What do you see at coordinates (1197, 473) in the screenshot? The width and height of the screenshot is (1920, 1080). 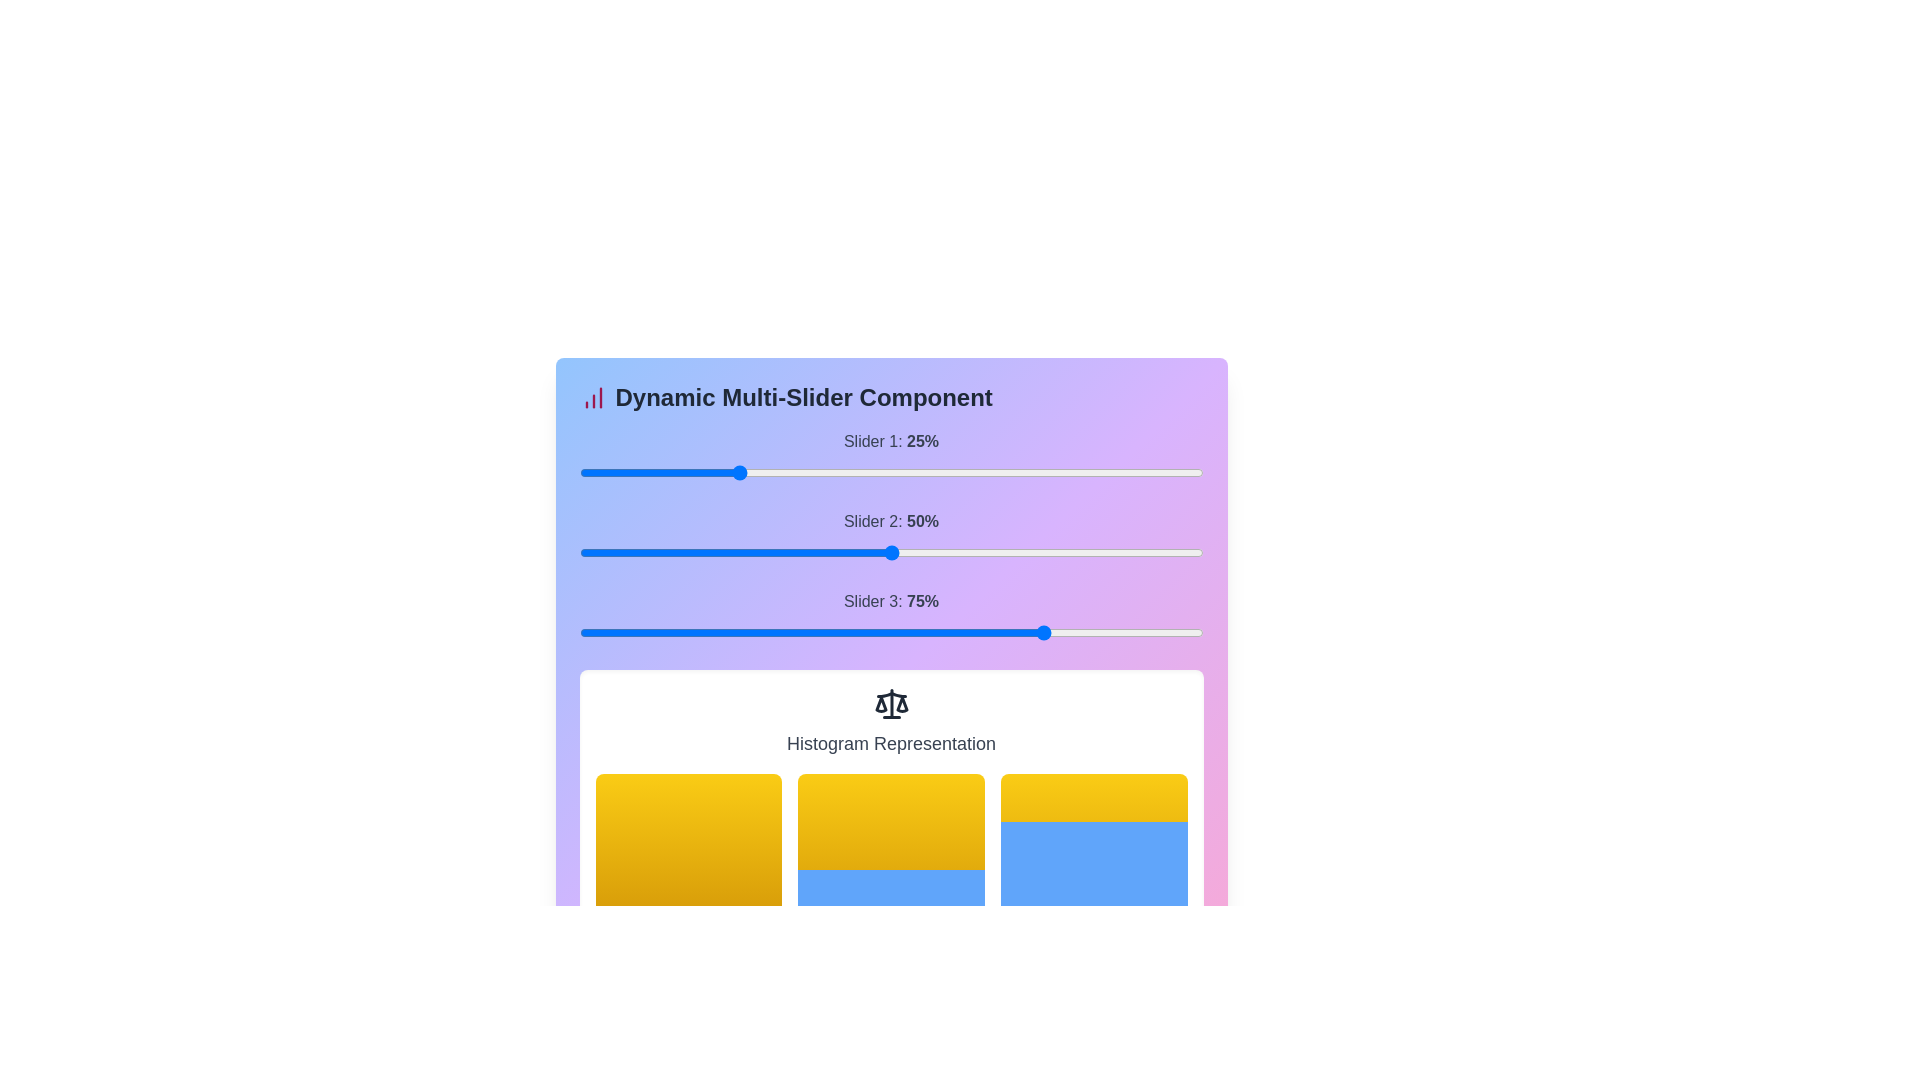 I see `the slider 1 to 98% to observe histogram changes` at bounding box center [1197, 473].